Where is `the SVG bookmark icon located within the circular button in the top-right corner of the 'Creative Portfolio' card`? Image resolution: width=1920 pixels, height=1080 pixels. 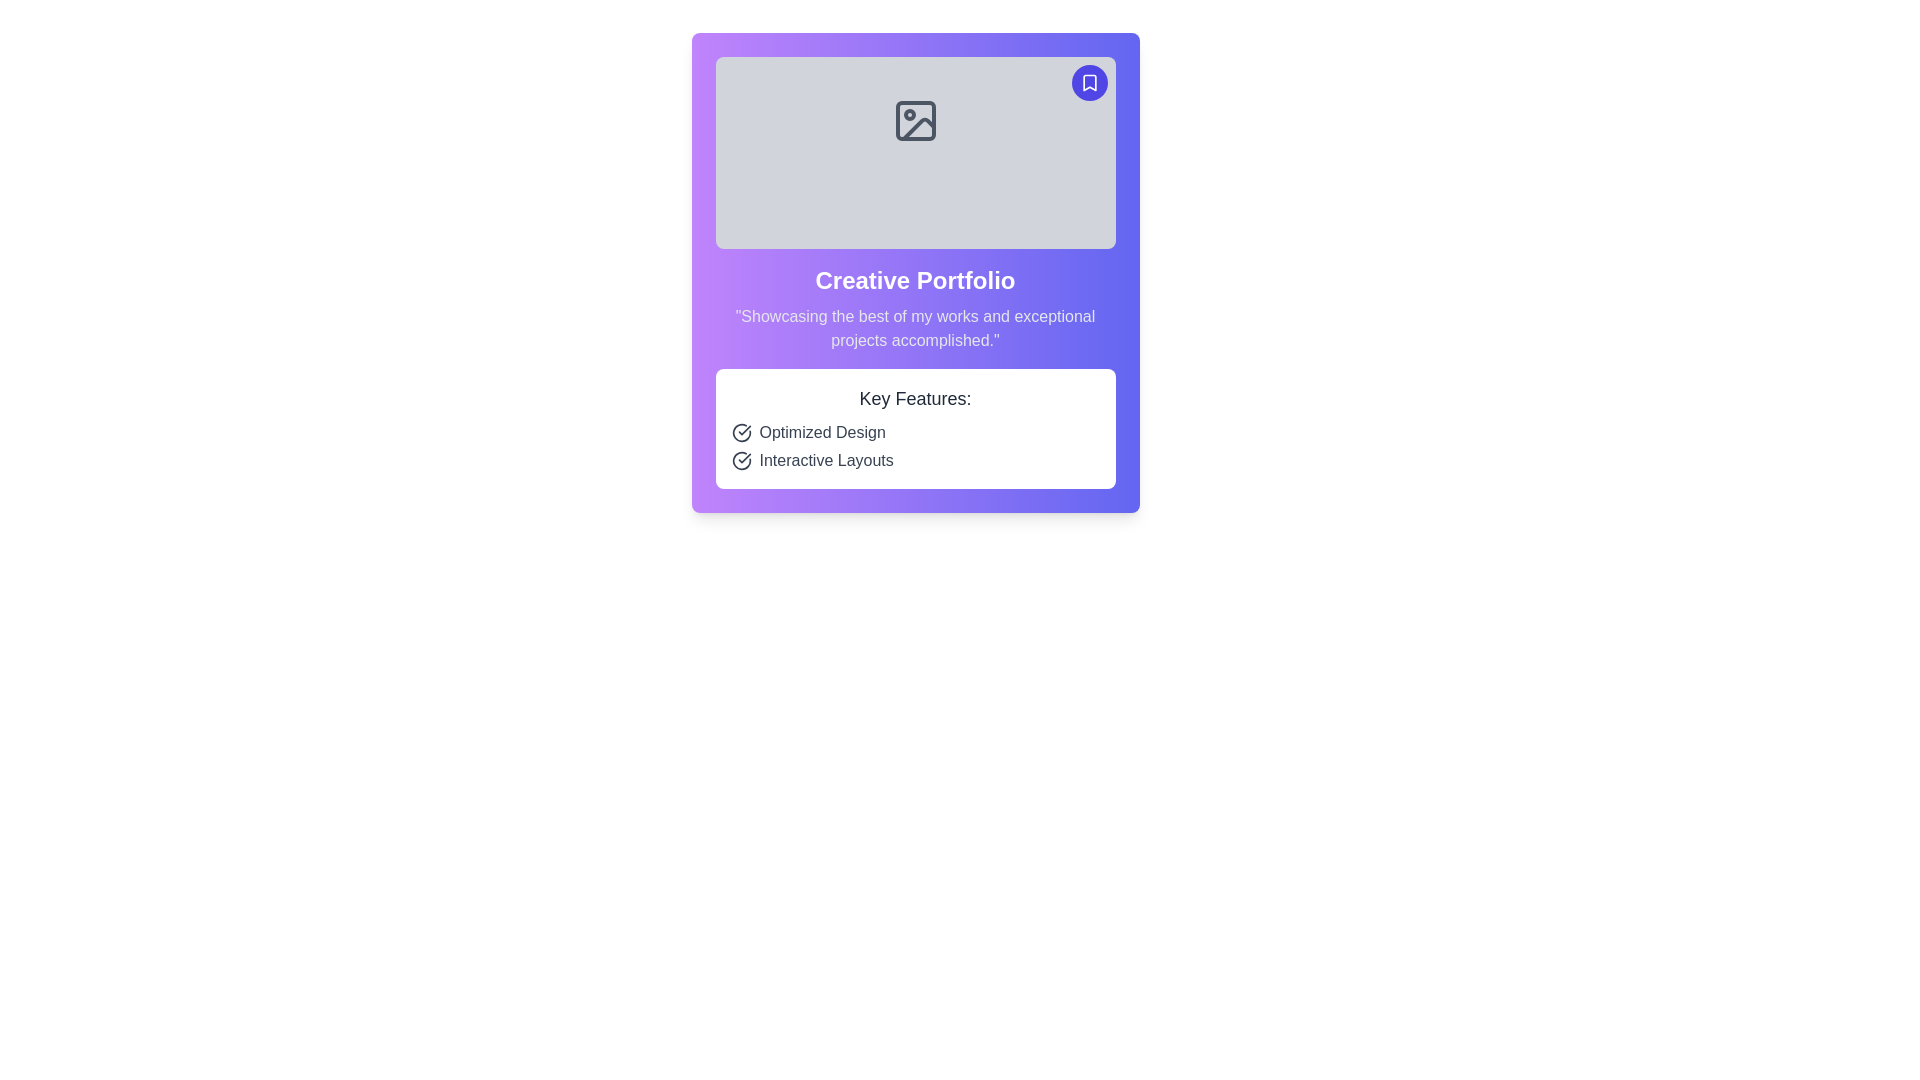 the SVG bookmark icon located within the circular button in the top-right corner of the 'Creative Portfolio' card is located at coordinates (1088, 82).